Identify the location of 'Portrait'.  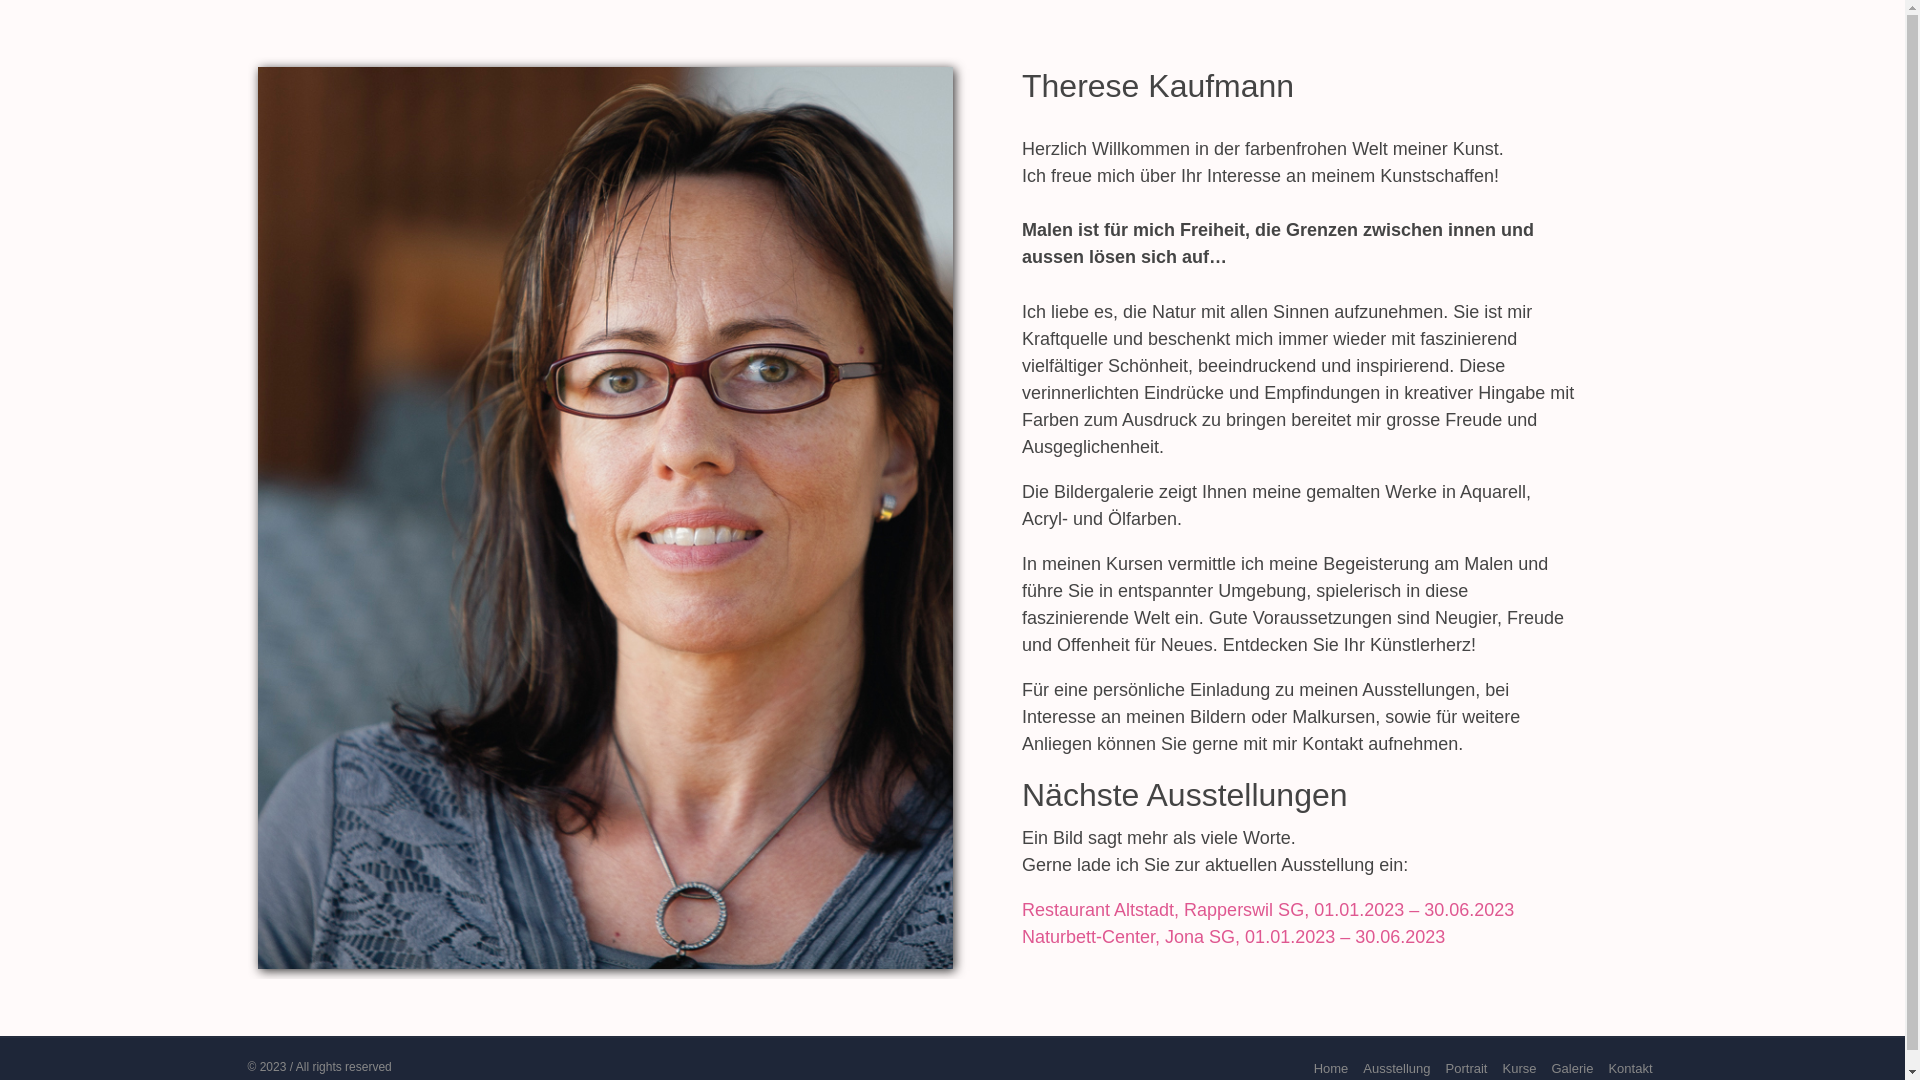
(1467, 1067).